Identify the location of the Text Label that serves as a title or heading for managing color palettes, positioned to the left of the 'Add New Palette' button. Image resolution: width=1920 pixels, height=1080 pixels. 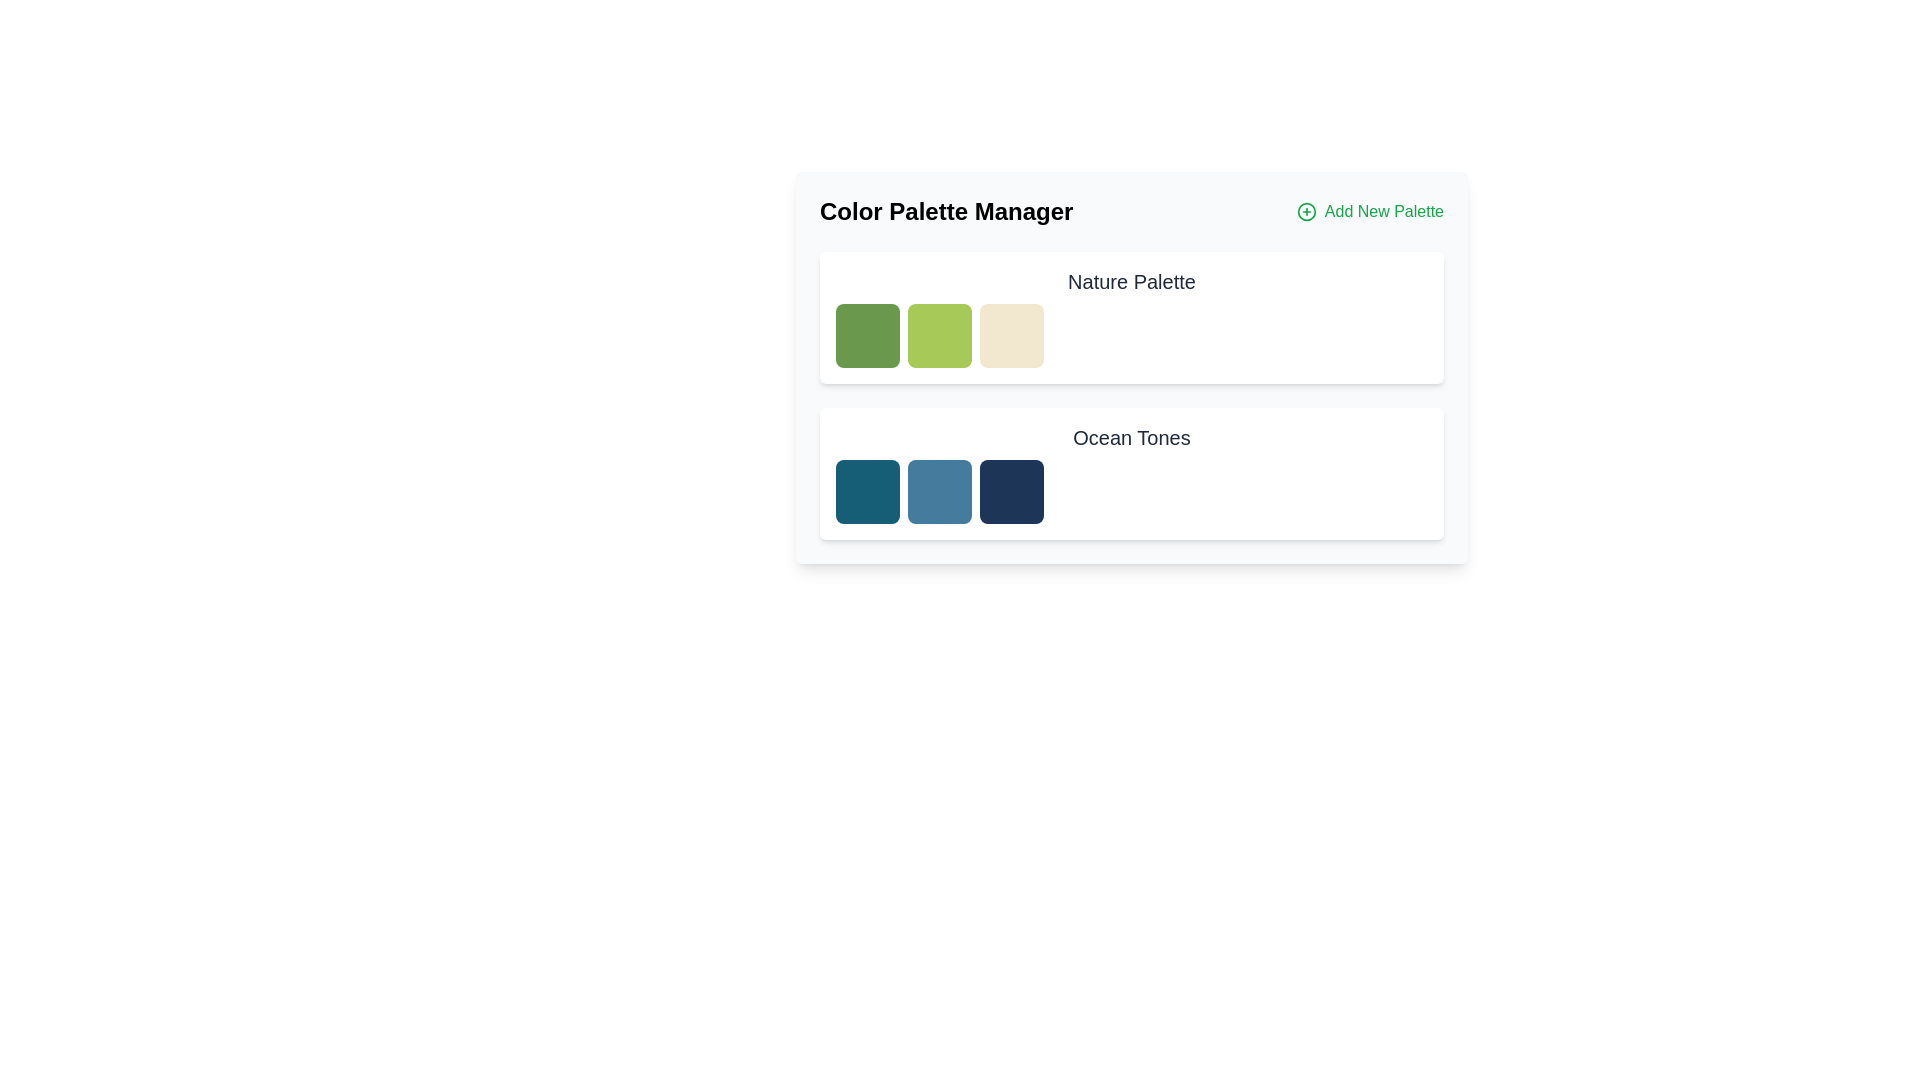
(945, 212).